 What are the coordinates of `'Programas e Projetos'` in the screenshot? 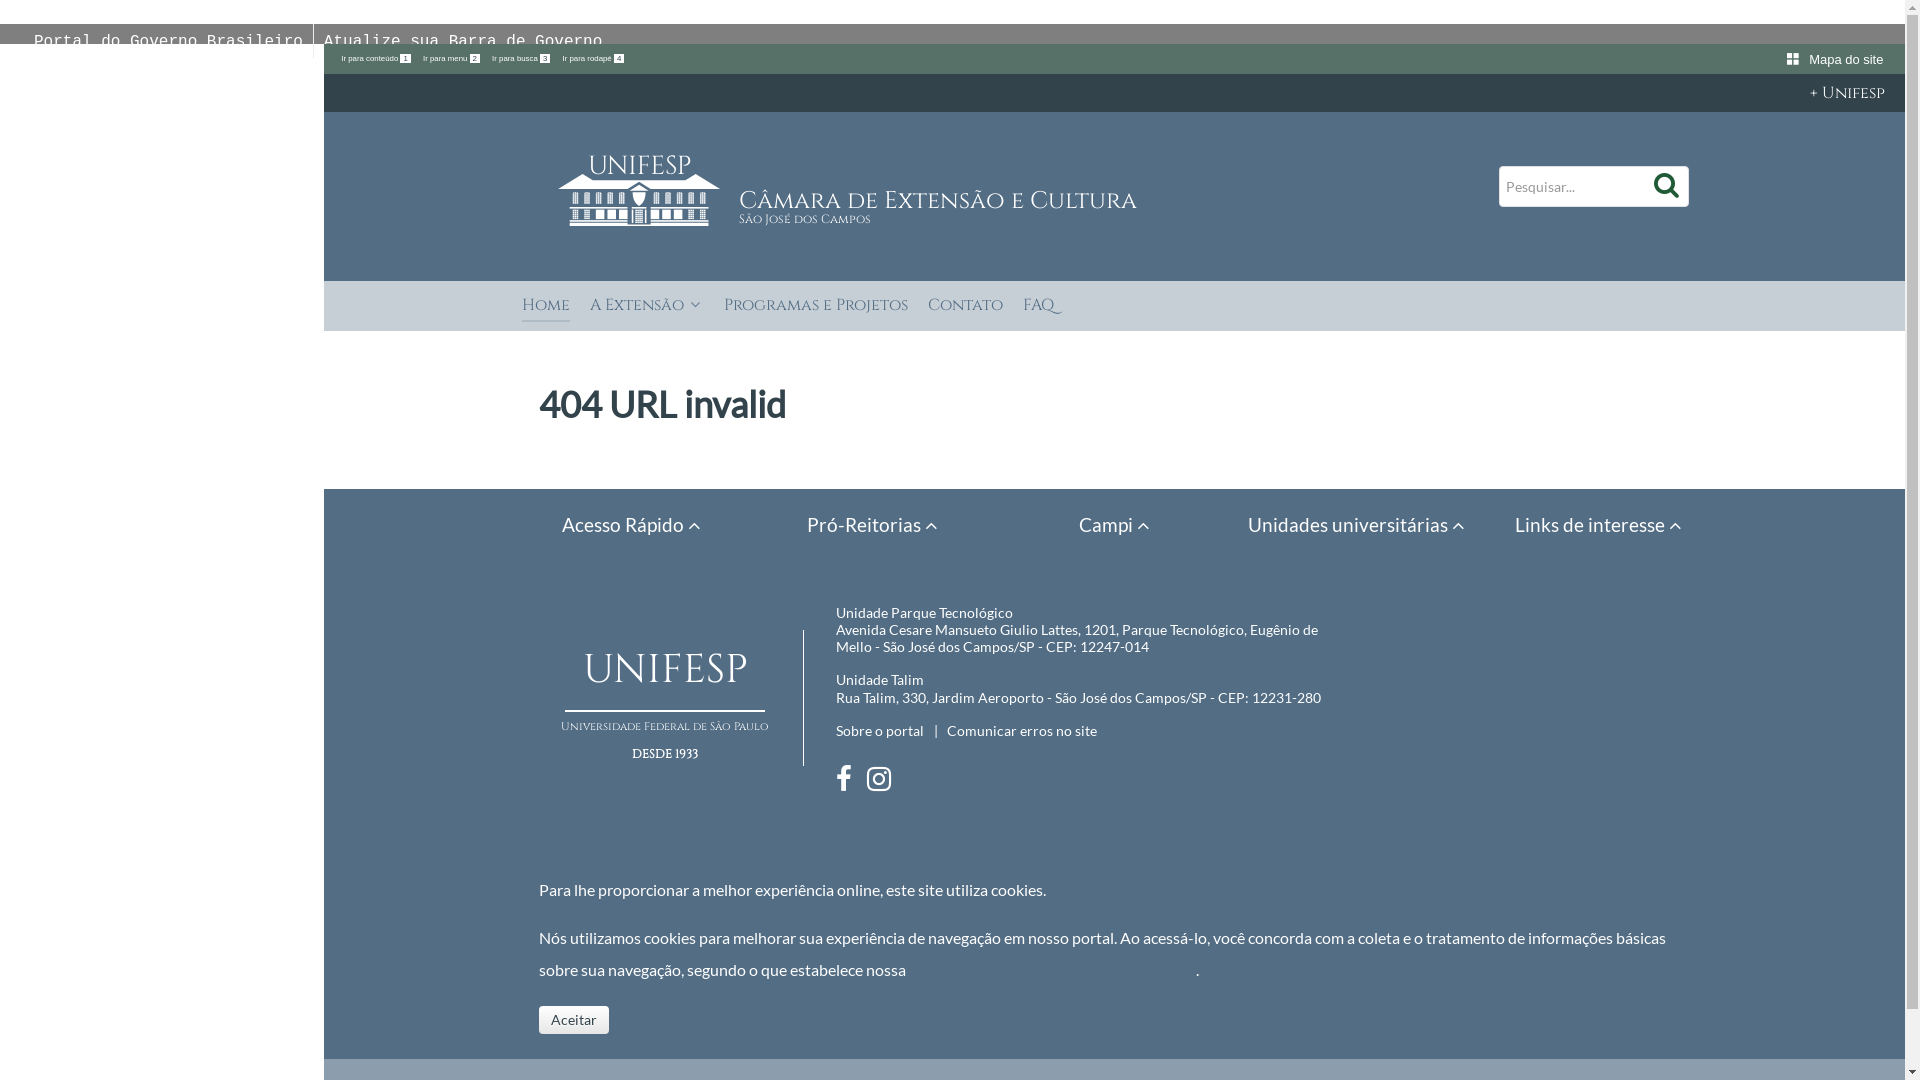 It's located at (816, 307).